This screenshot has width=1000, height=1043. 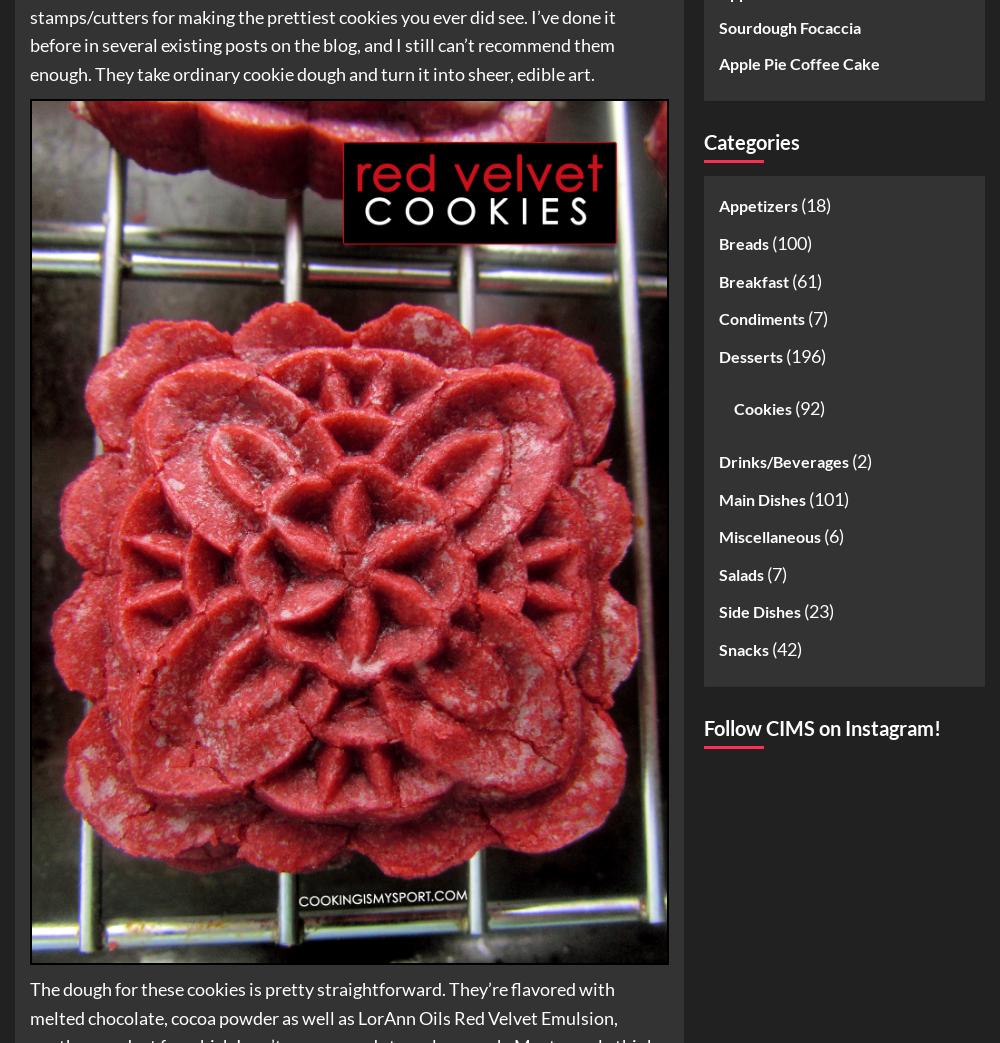 What do you see at coordinates (762, 497) in the screenshot?
I see `'Main Dishes'` at bounding box center [762, 497].